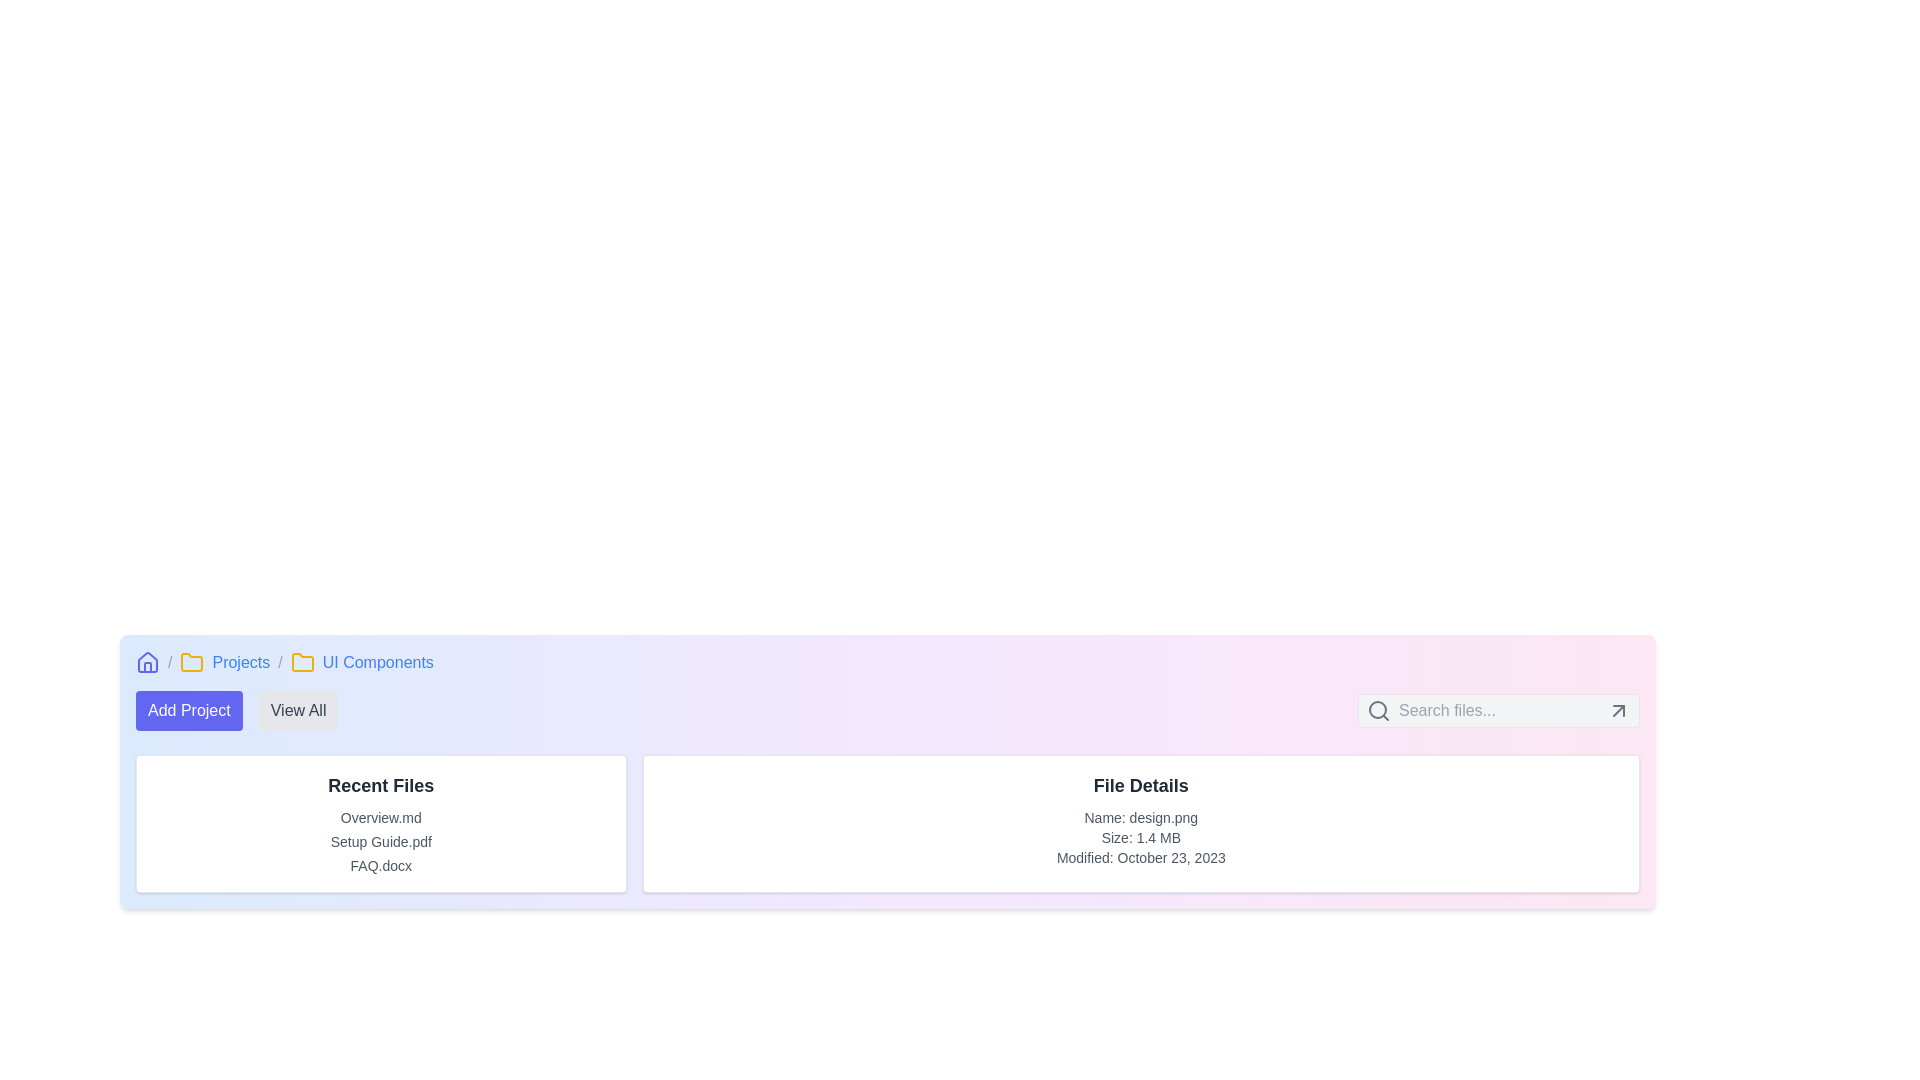 This screenshot has height=1080, width=1920. What do you see at coordinates (1141, 856) in the screenshot?
I see `the static text label displaying 'Modified: October 23, 2023' at the bottom of the 'File Details' section` at bounding box center [1141, 856].